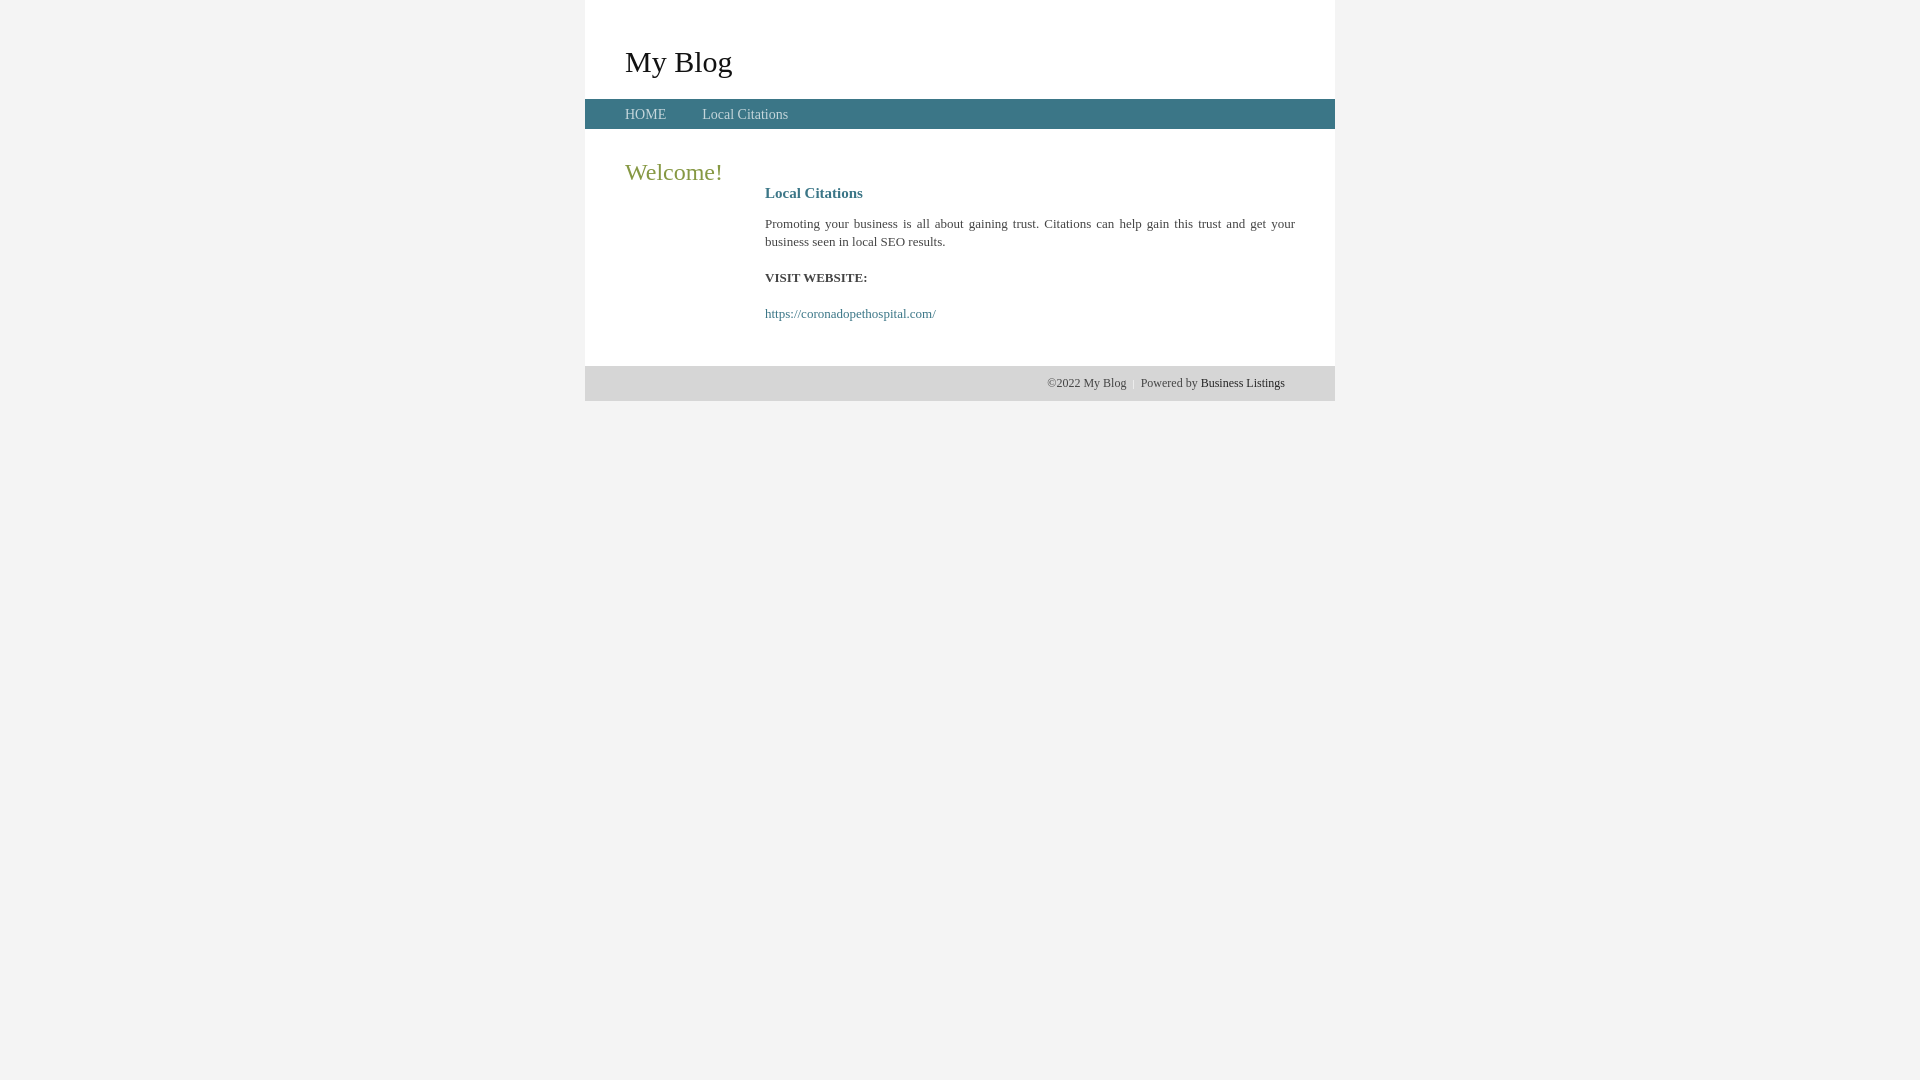 Image resolution: width=1920 pixels, height=1080 pixels. Describe the element at coordinates (743, 114) in the screenshot. I see `'Local Citations'` at that location.